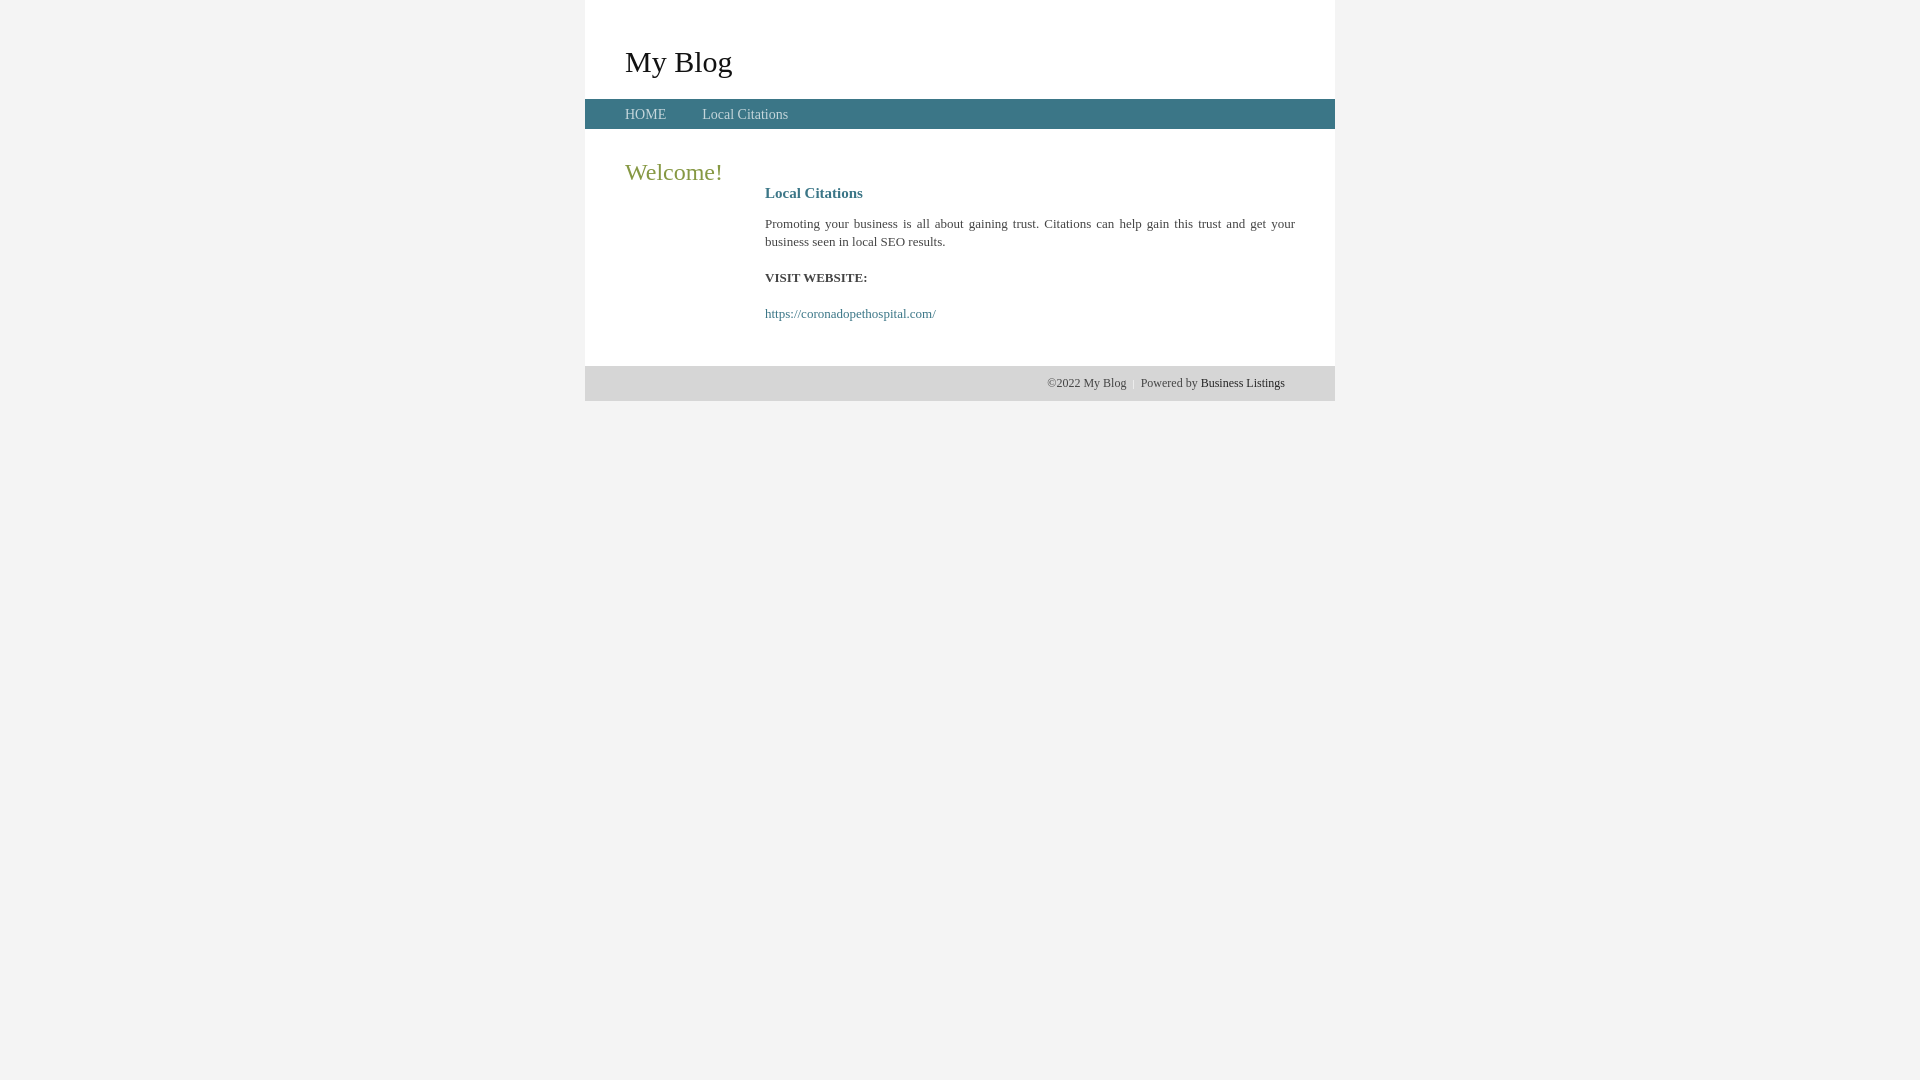 Image resolution: width=1920 pixels, height=1080 pixels. Describe the element at coordinates (743, 114) in the screenshot. I see `'Local Citations'` at that location.